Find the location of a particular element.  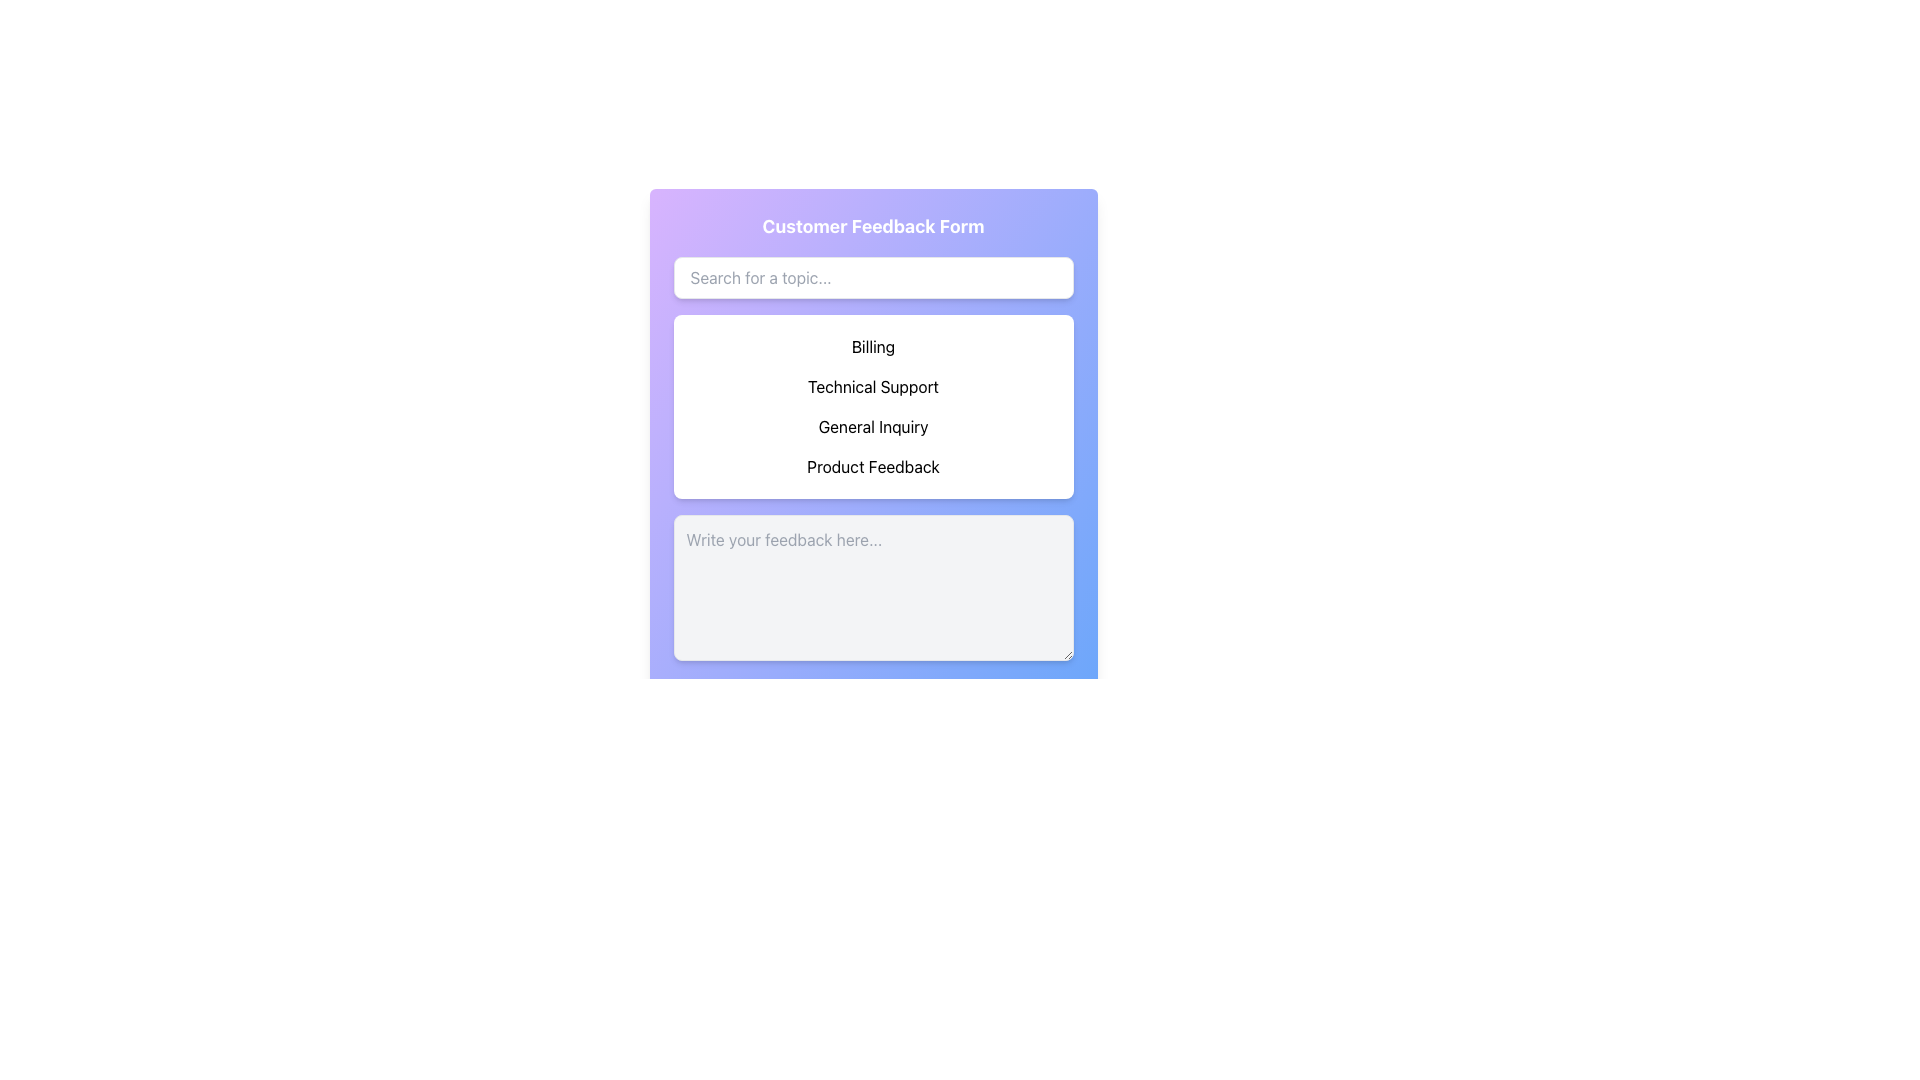

the decorative SVG graphic element located near the bottom of the central feedback form is located at coordinates (822, 765).